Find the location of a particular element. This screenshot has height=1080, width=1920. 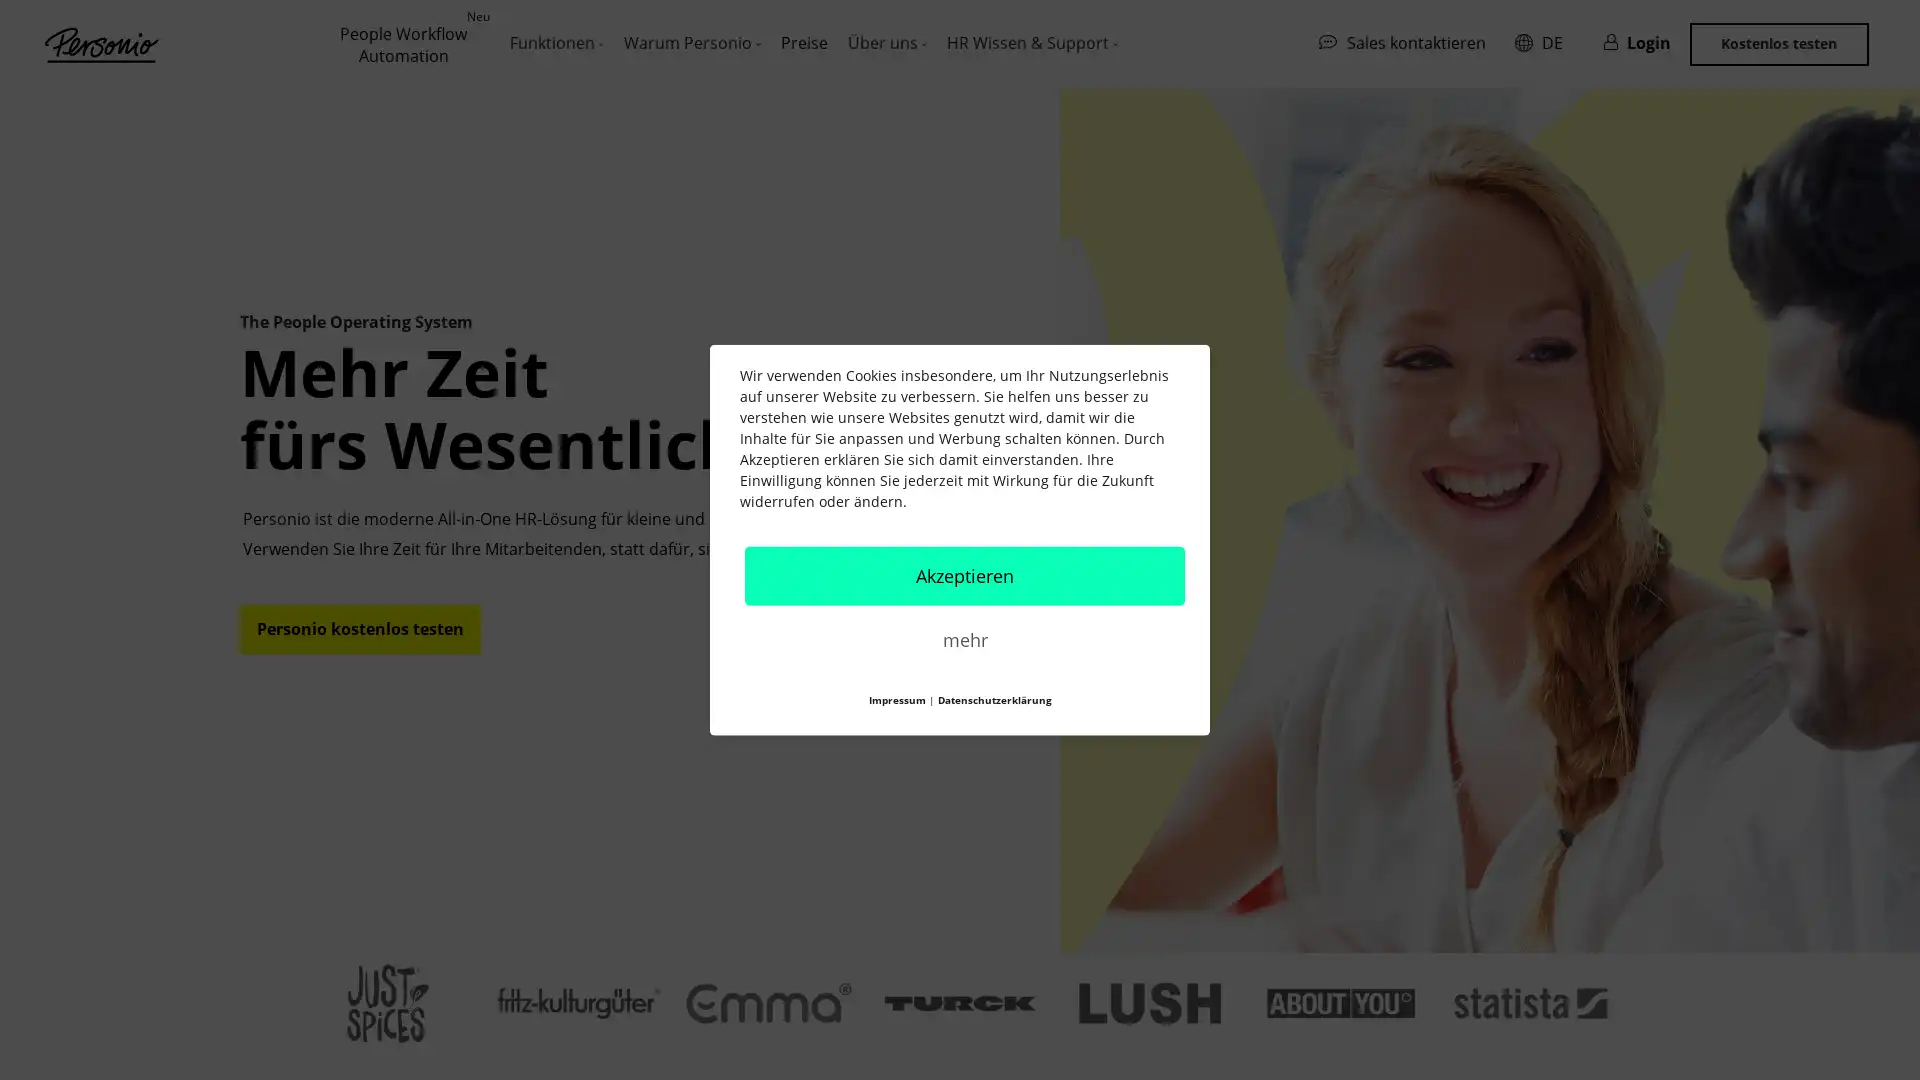

Akzeptieren is located at coordinates (964, 575).